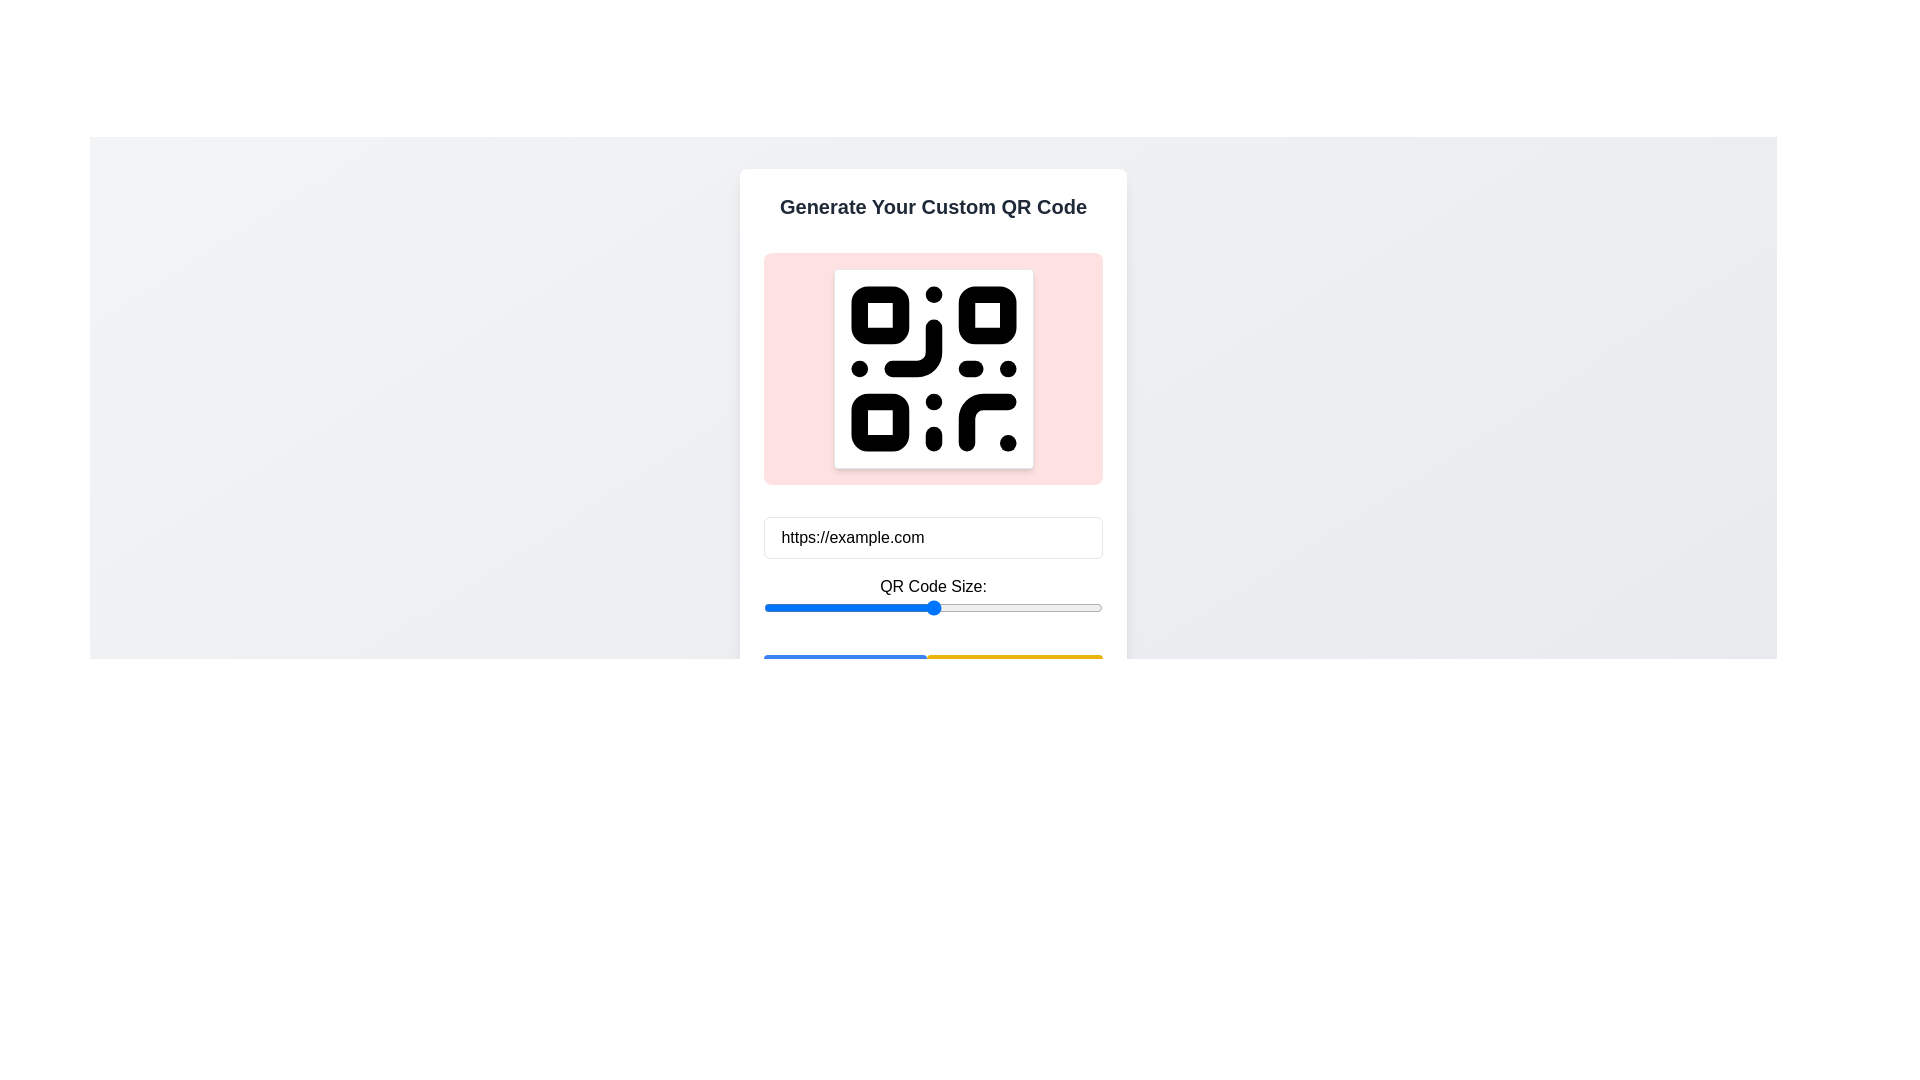 The image size is (1920, 1080). I want to click on the QR code size, so click(920, 607).